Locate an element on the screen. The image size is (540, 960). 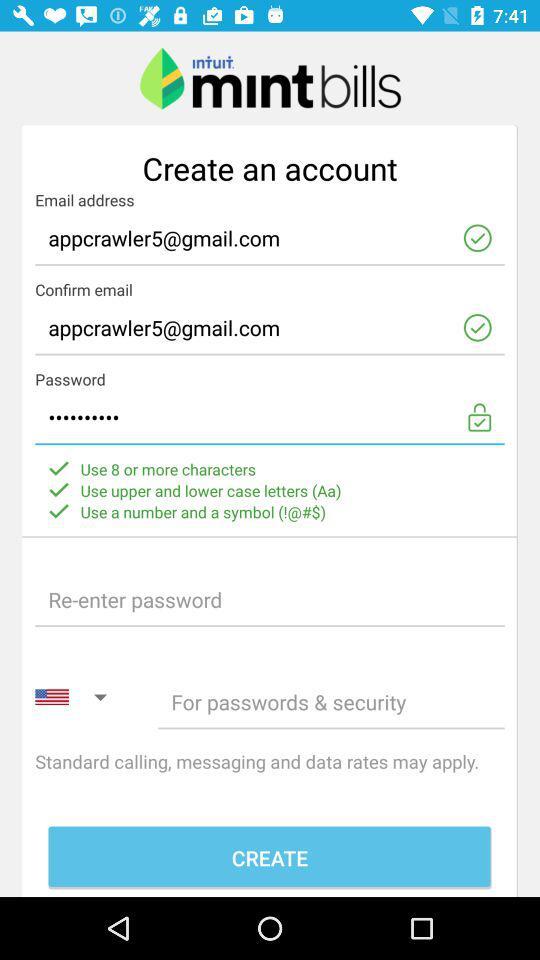
re-enter the password is located at coordinates (270, 599).